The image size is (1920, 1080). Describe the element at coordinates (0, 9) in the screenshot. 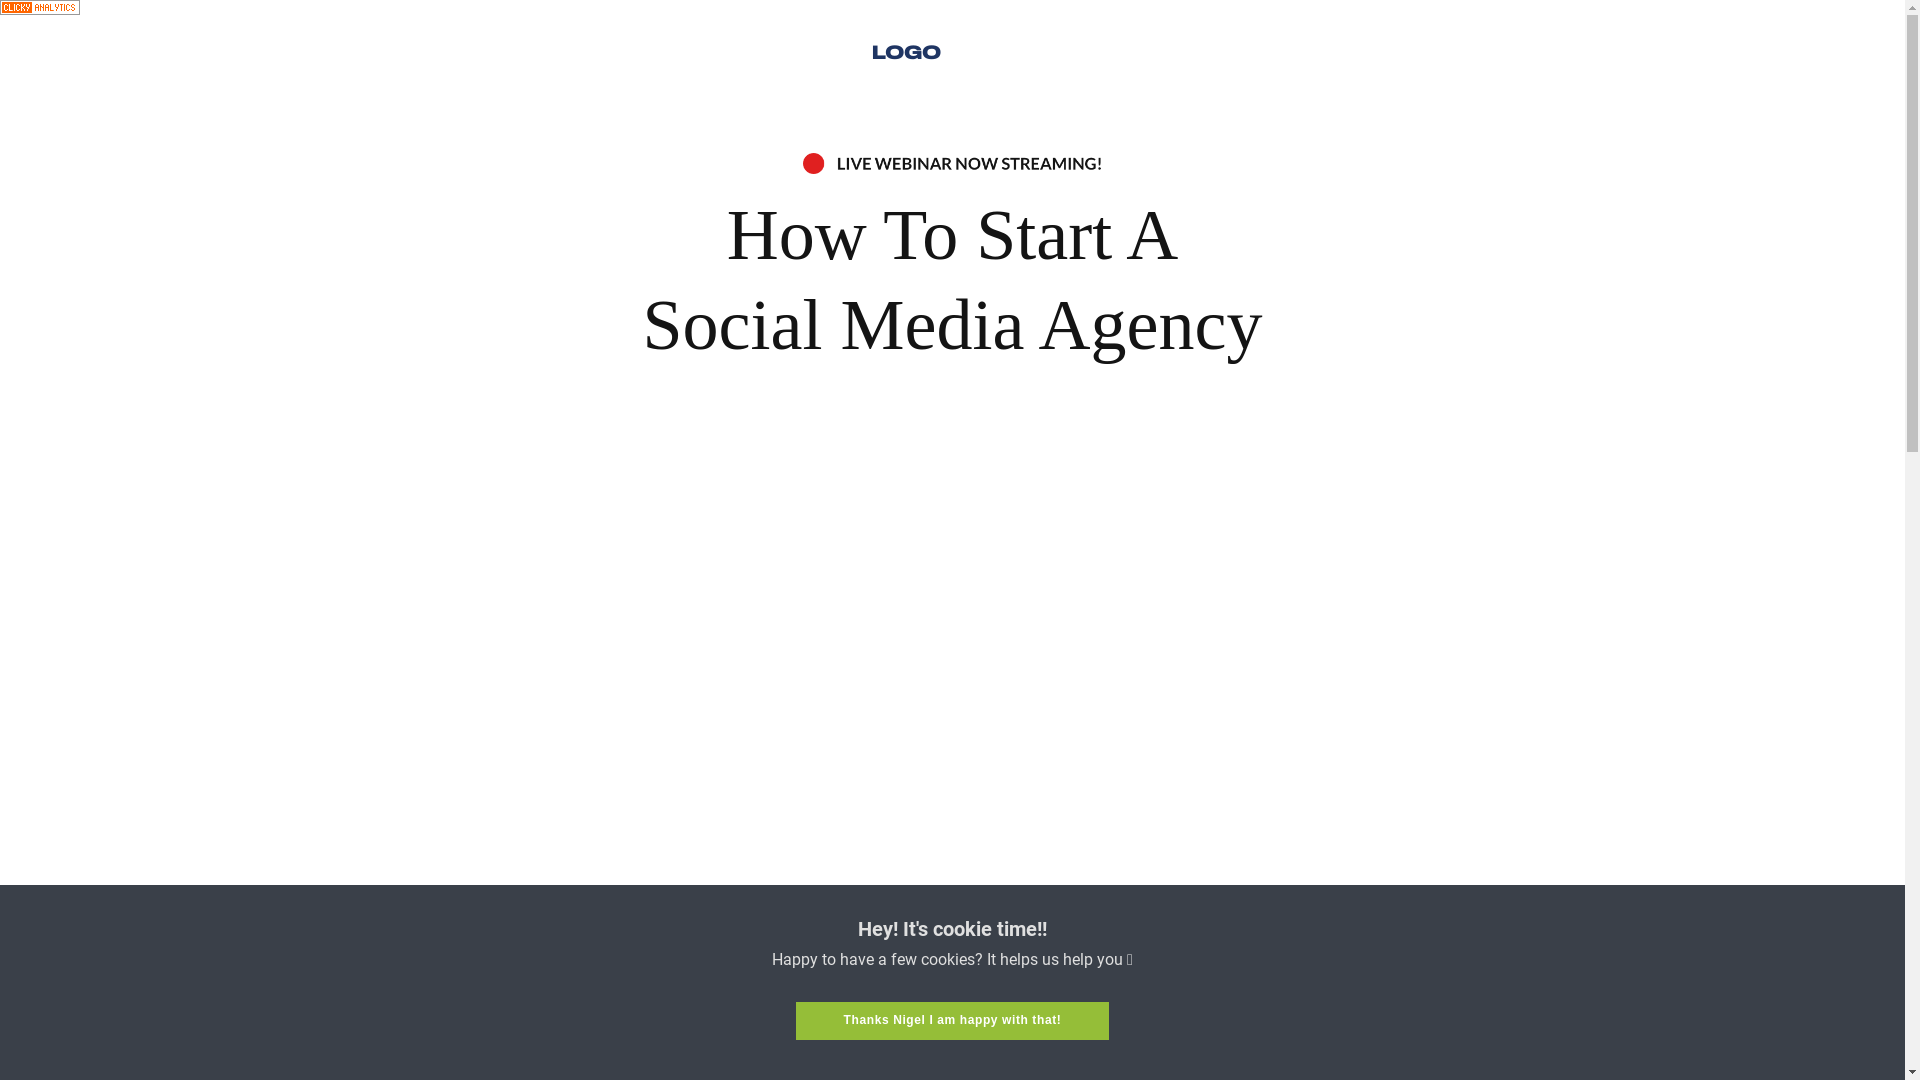

I see `'GDPR-compliant Web Analytics'` at that location.